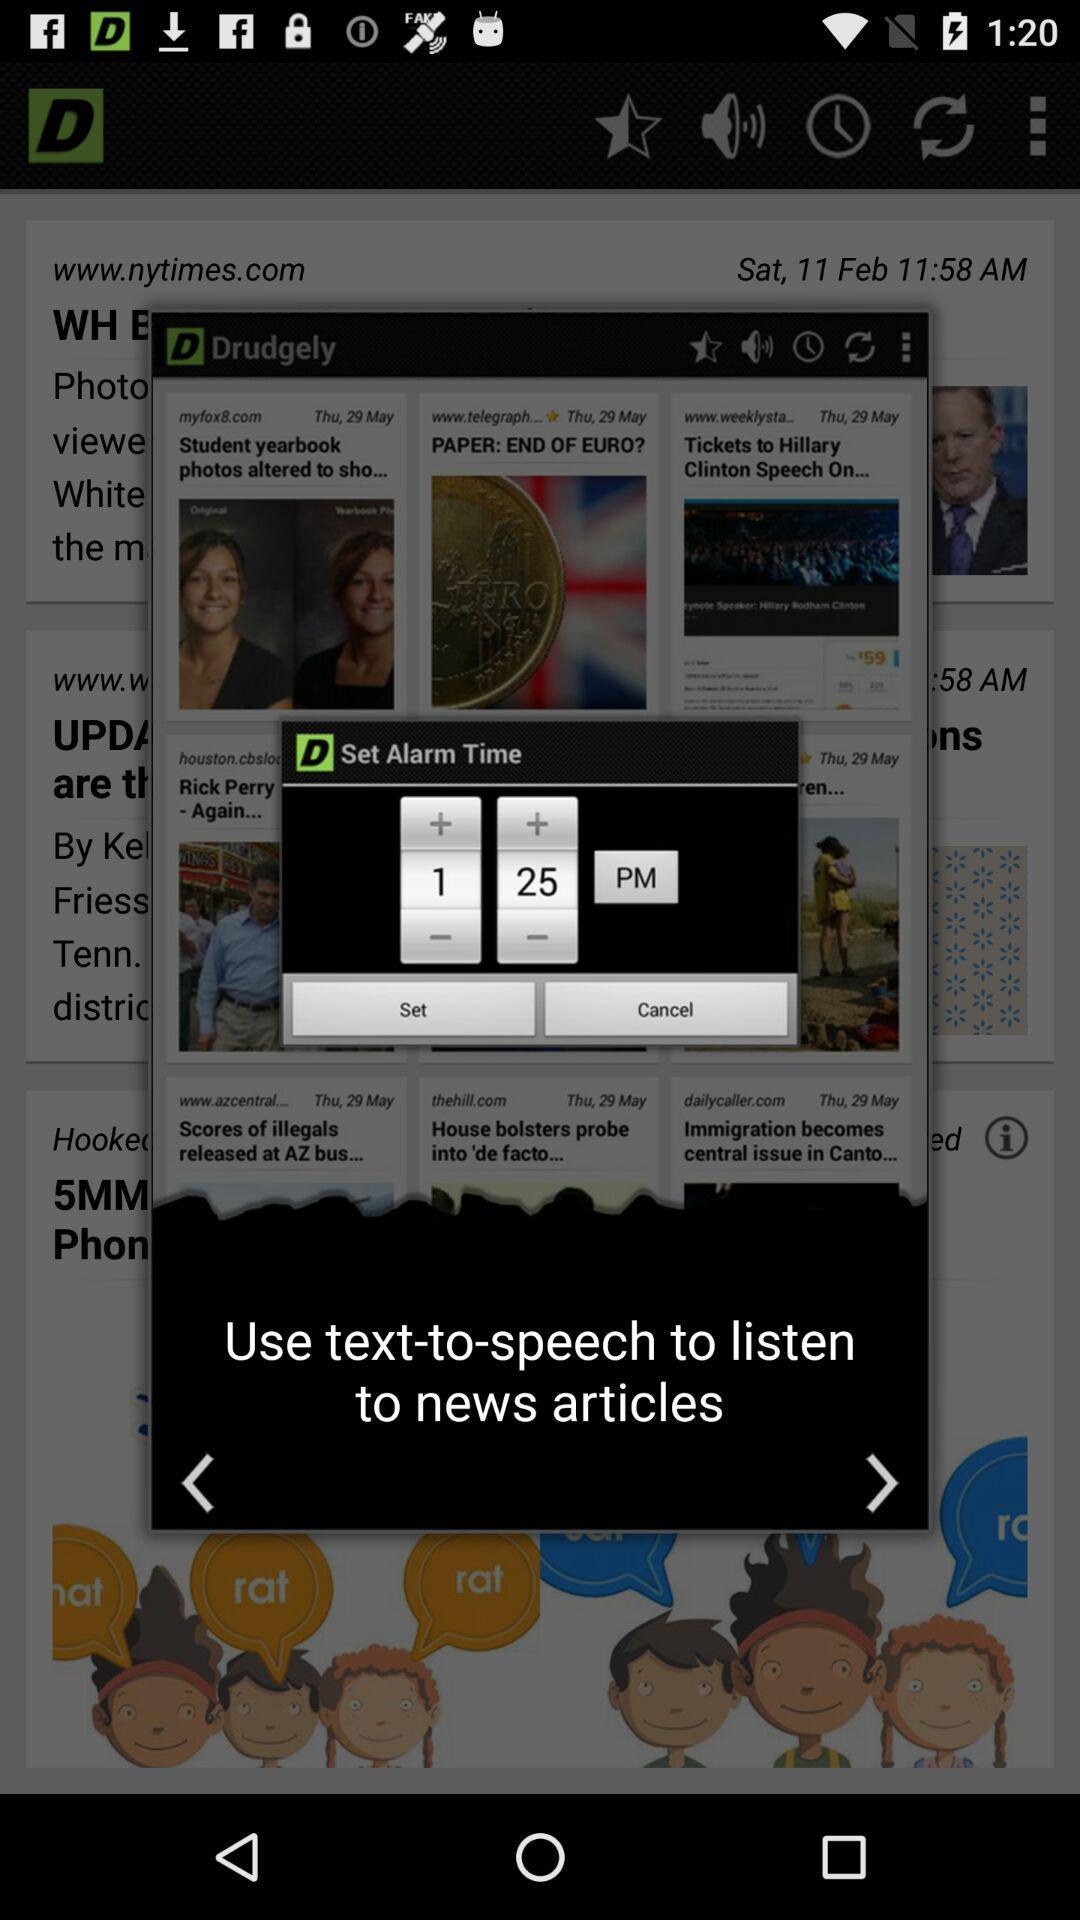 This screenshot has width=1080, height=1920. What do you see at coordinates (197, 1483) in the screenshot?
I see `go back` at bounding box center [197, 1483].